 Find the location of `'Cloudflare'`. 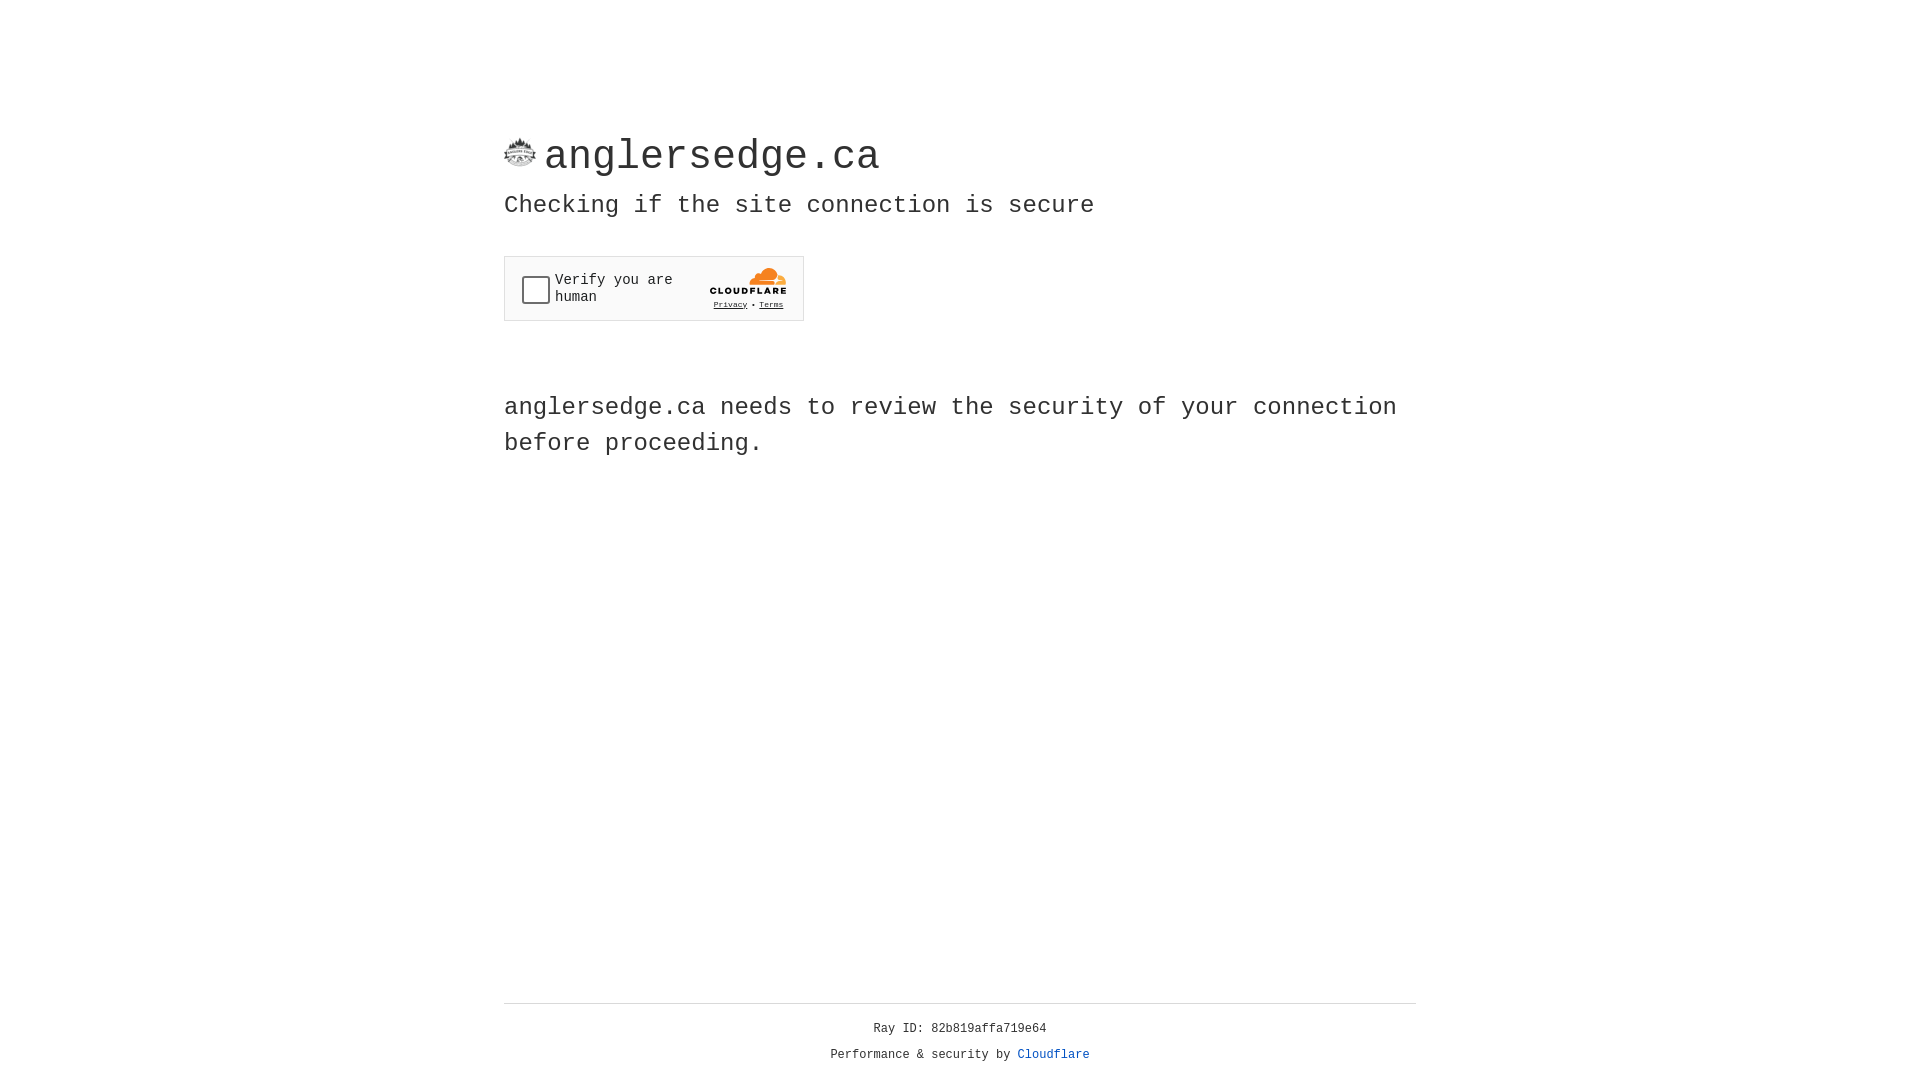

'Cloudflare' is located at coordinates (1017, 1054).